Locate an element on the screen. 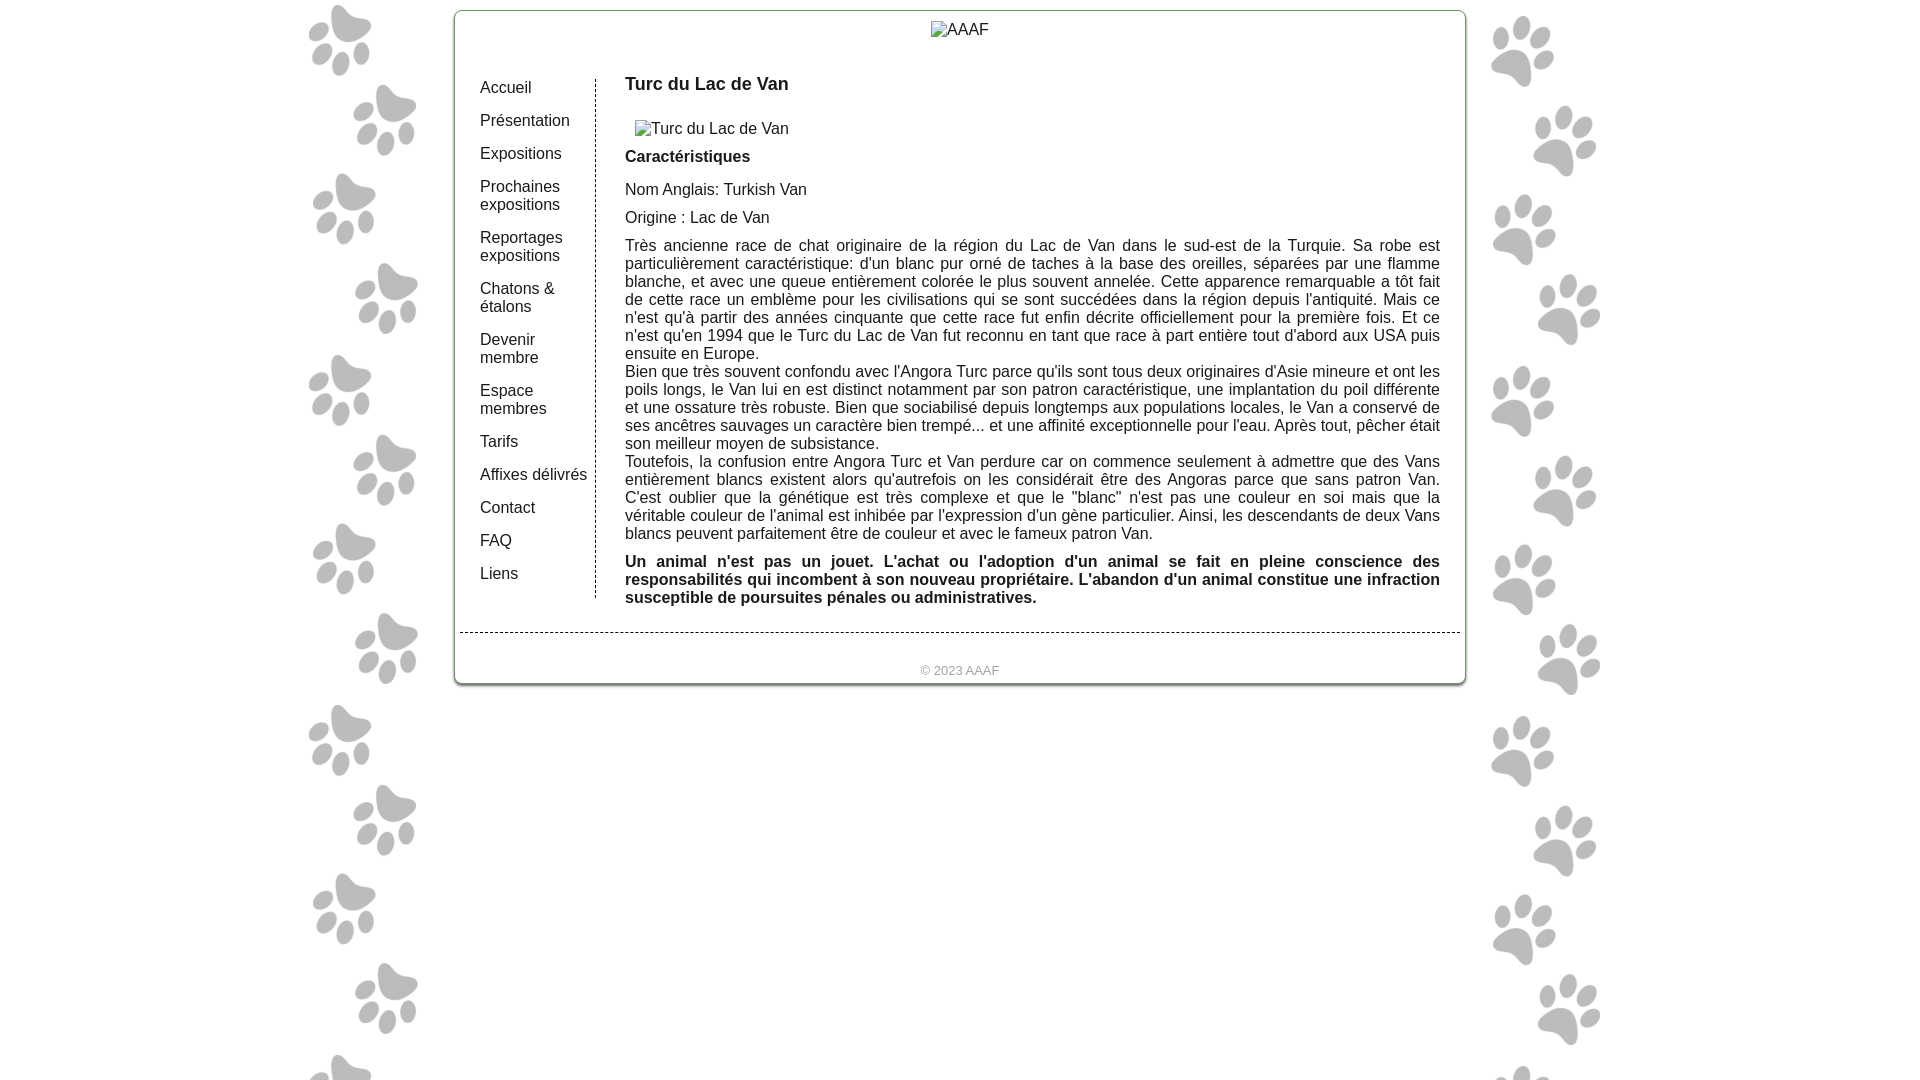 The height and width of the screenshot is (1080, 1920). 'Tarifs' is located at coordinates (499, 440).